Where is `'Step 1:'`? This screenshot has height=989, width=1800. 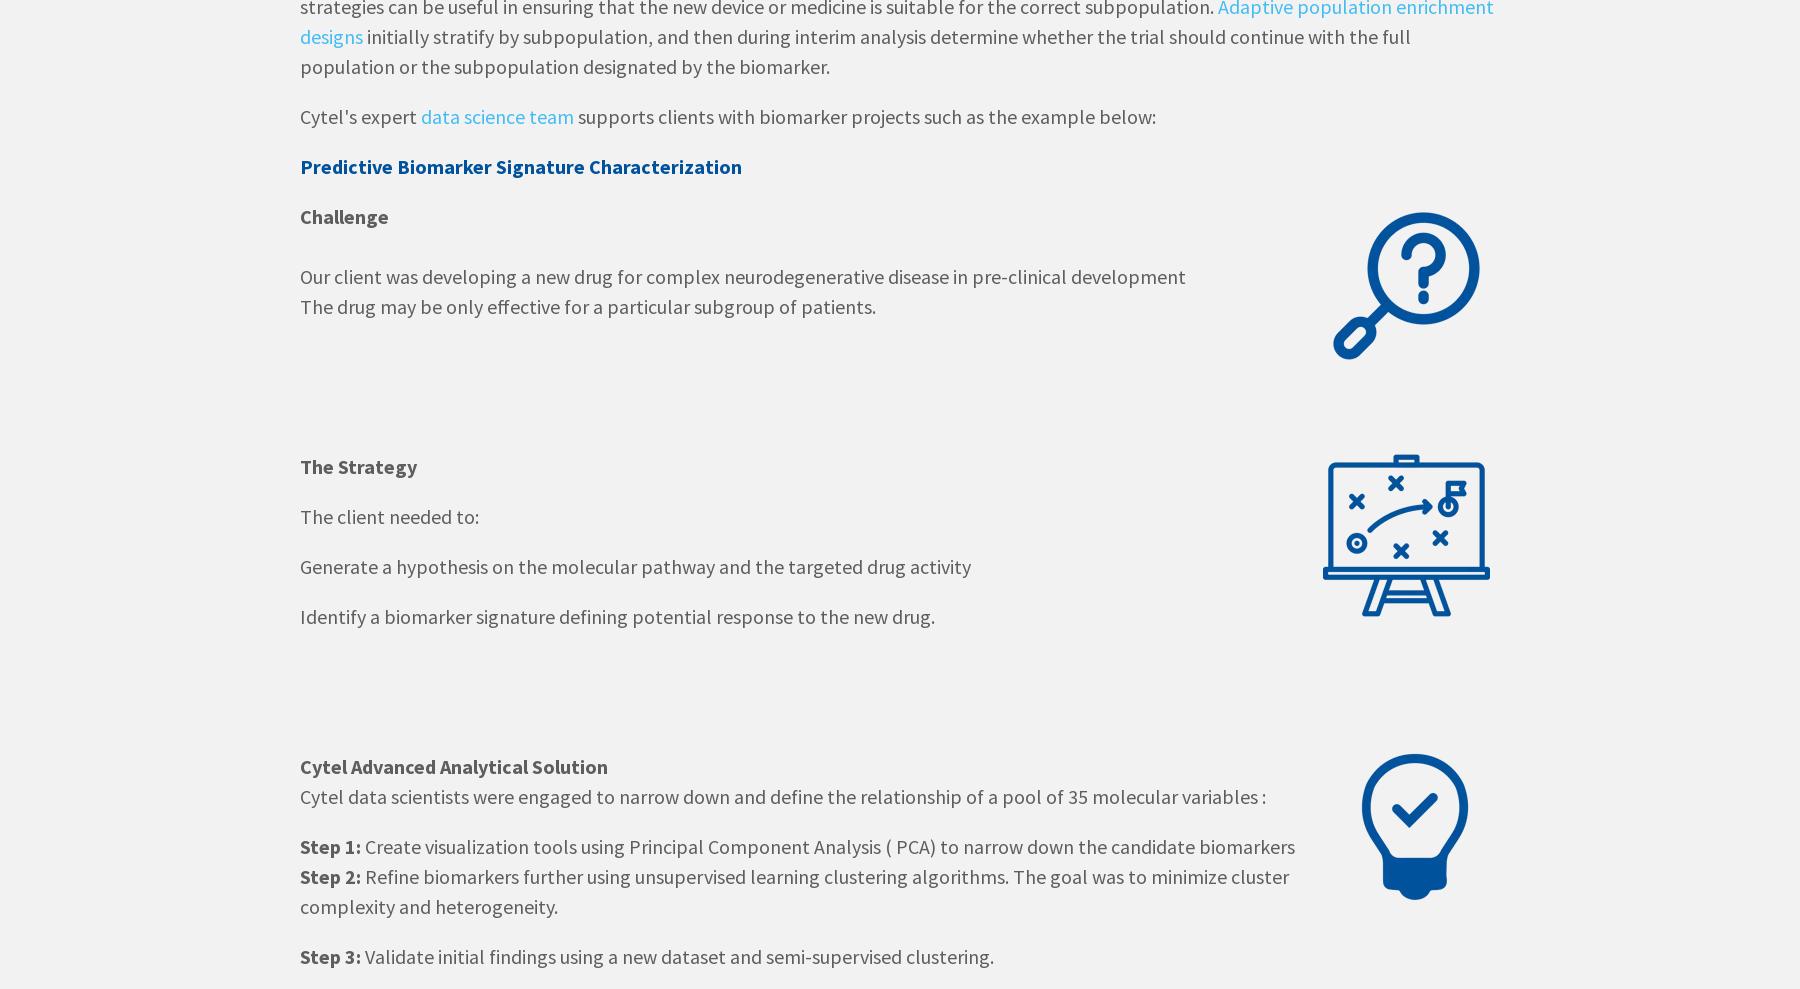
'Step 1:' is located at coordinates (329, 846).